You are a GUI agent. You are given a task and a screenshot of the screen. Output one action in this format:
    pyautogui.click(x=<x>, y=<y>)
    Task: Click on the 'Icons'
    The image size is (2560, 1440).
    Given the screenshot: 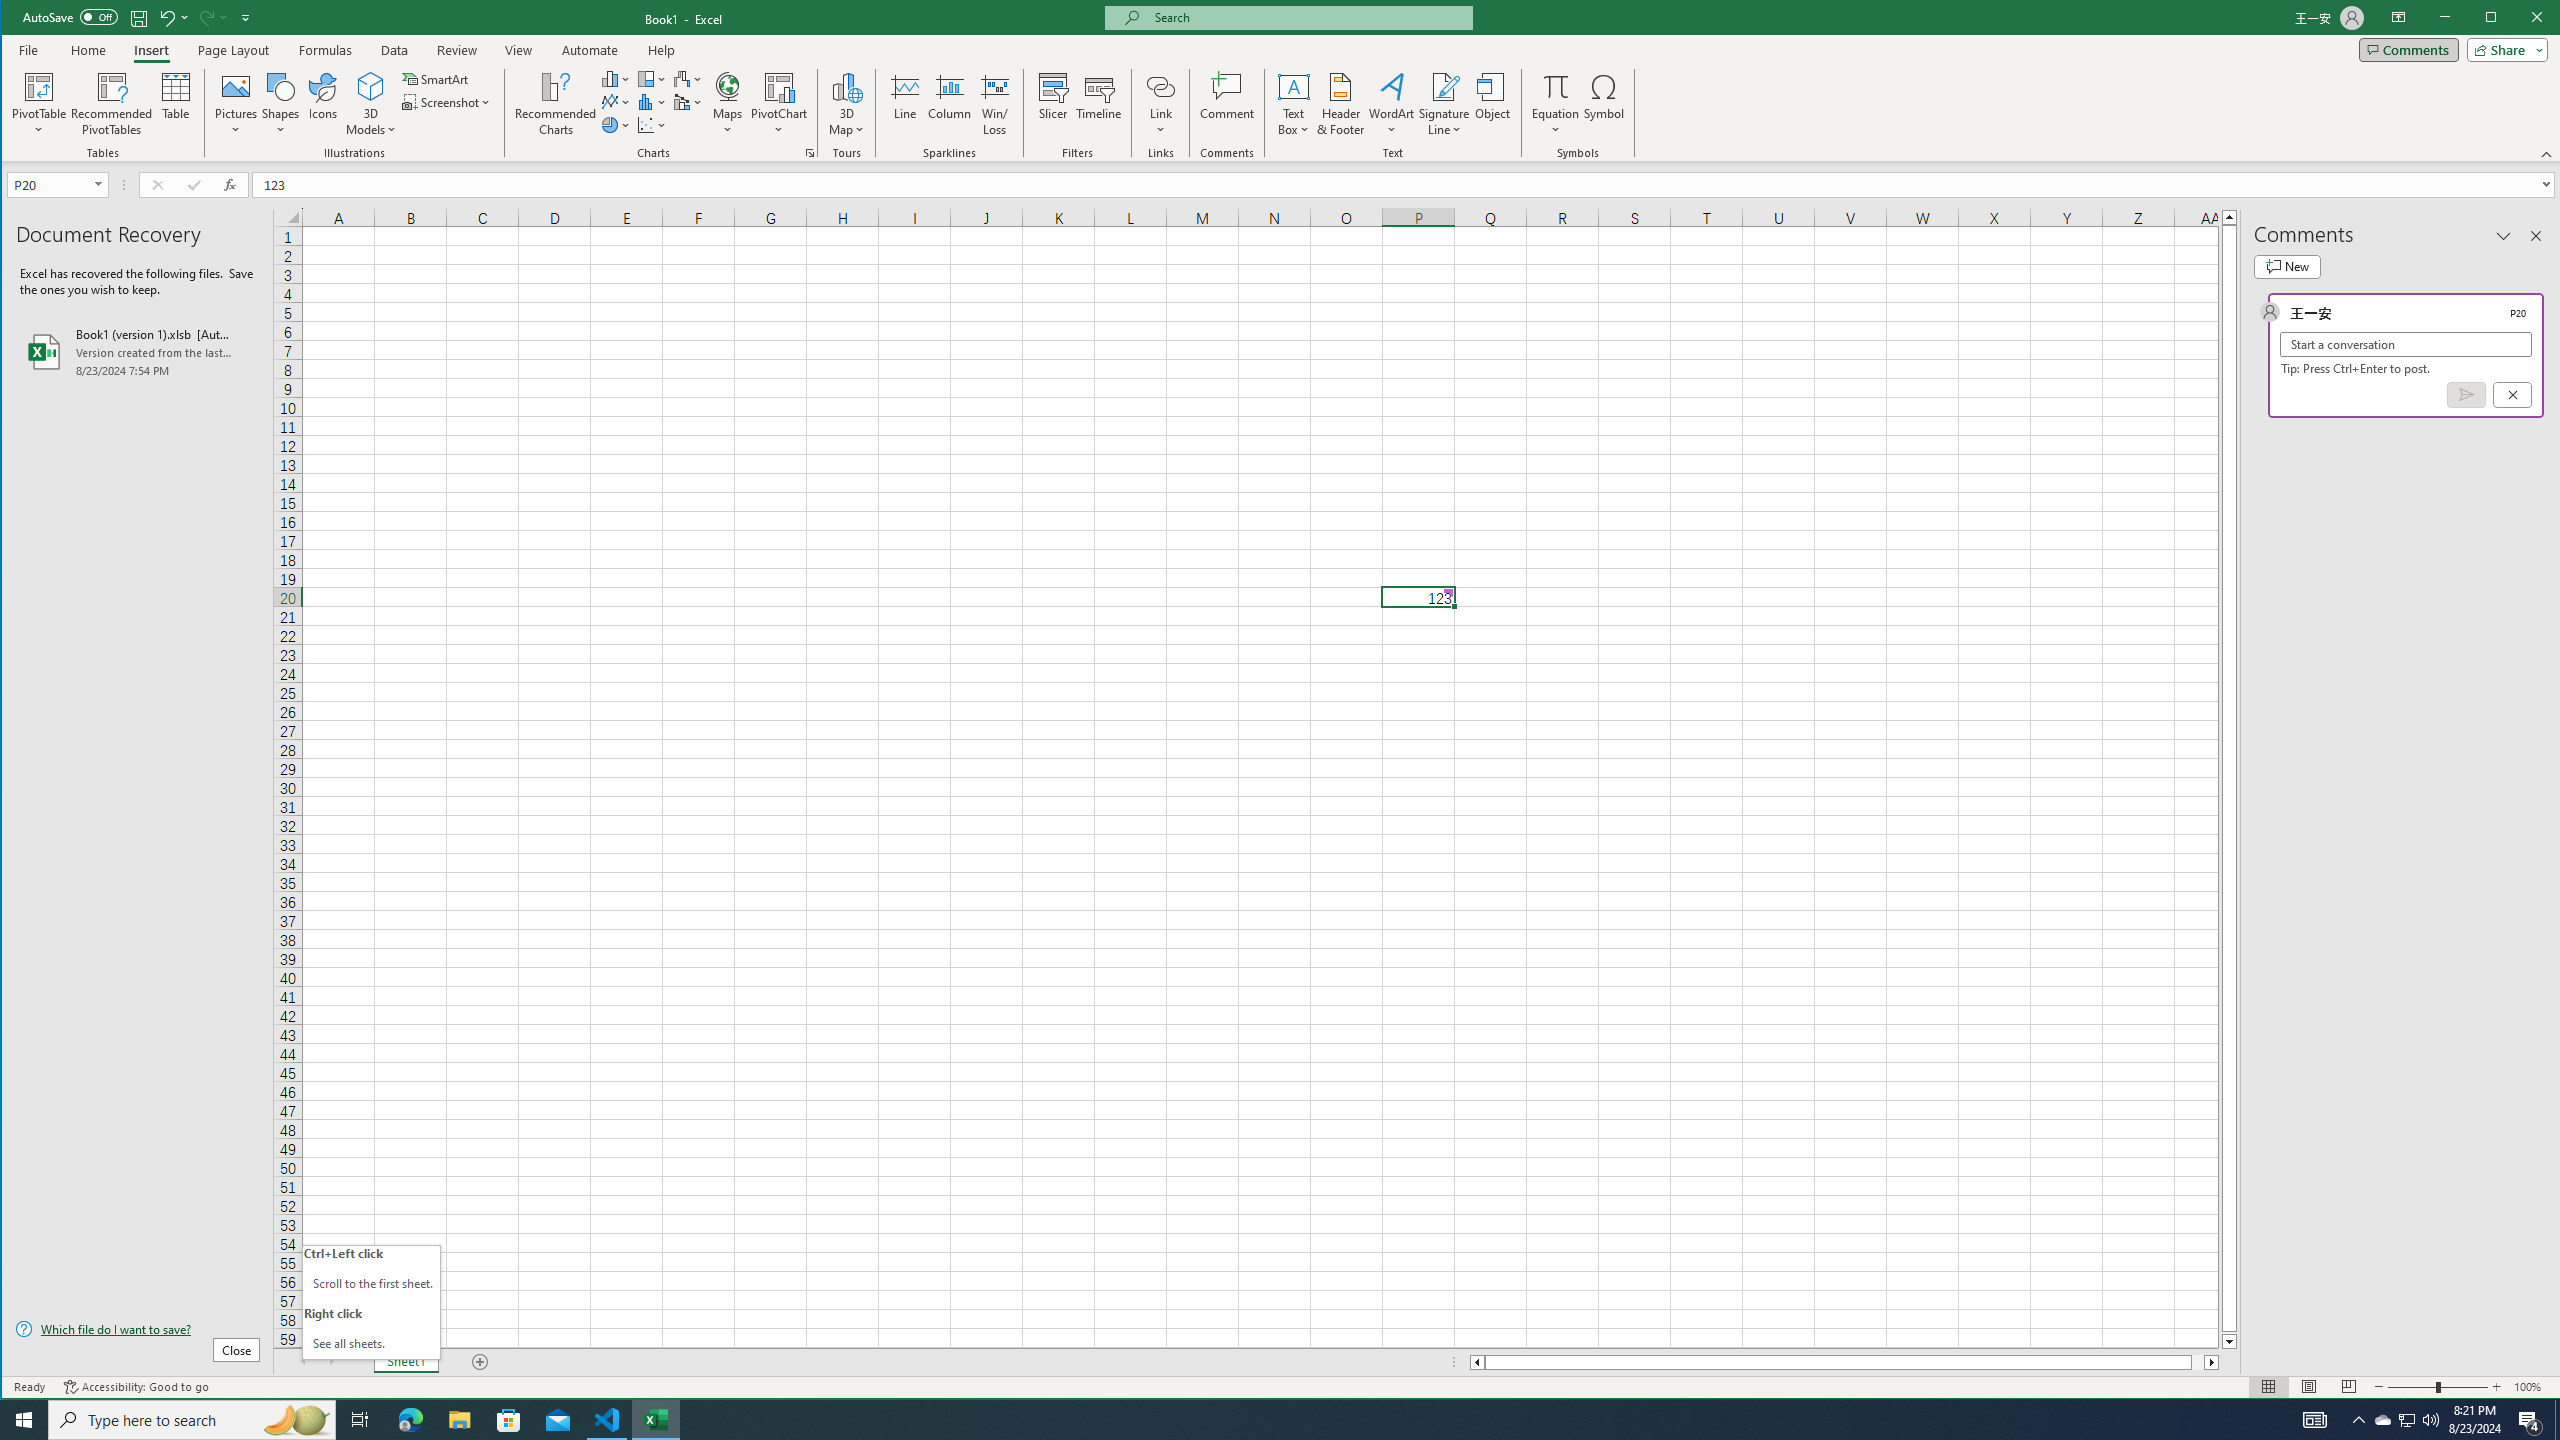 What is the action you would take?
    pyautogui.click(x=322, y=103)
    